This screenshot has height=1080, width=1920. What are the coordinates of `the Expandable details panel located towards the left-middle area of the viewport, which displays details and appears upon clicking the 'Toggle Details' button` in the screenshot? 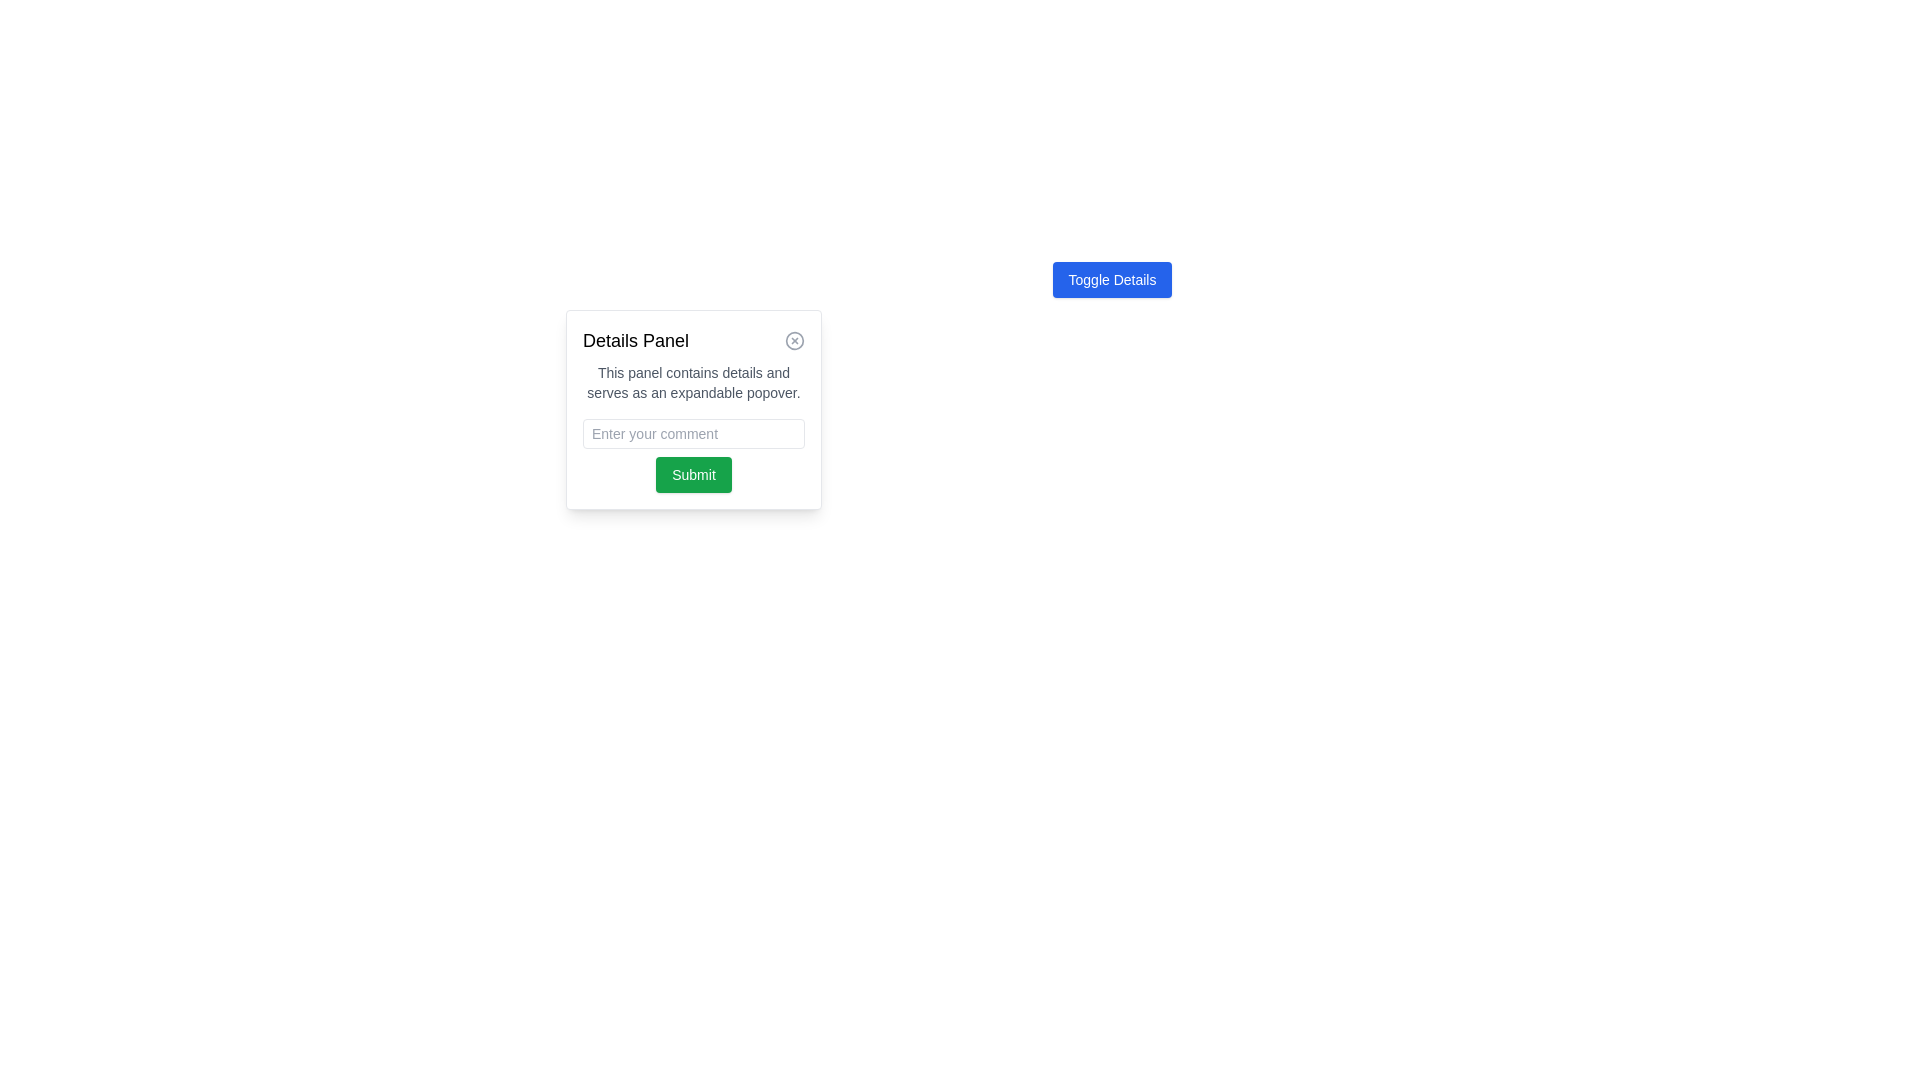 It's located at (694, 408).